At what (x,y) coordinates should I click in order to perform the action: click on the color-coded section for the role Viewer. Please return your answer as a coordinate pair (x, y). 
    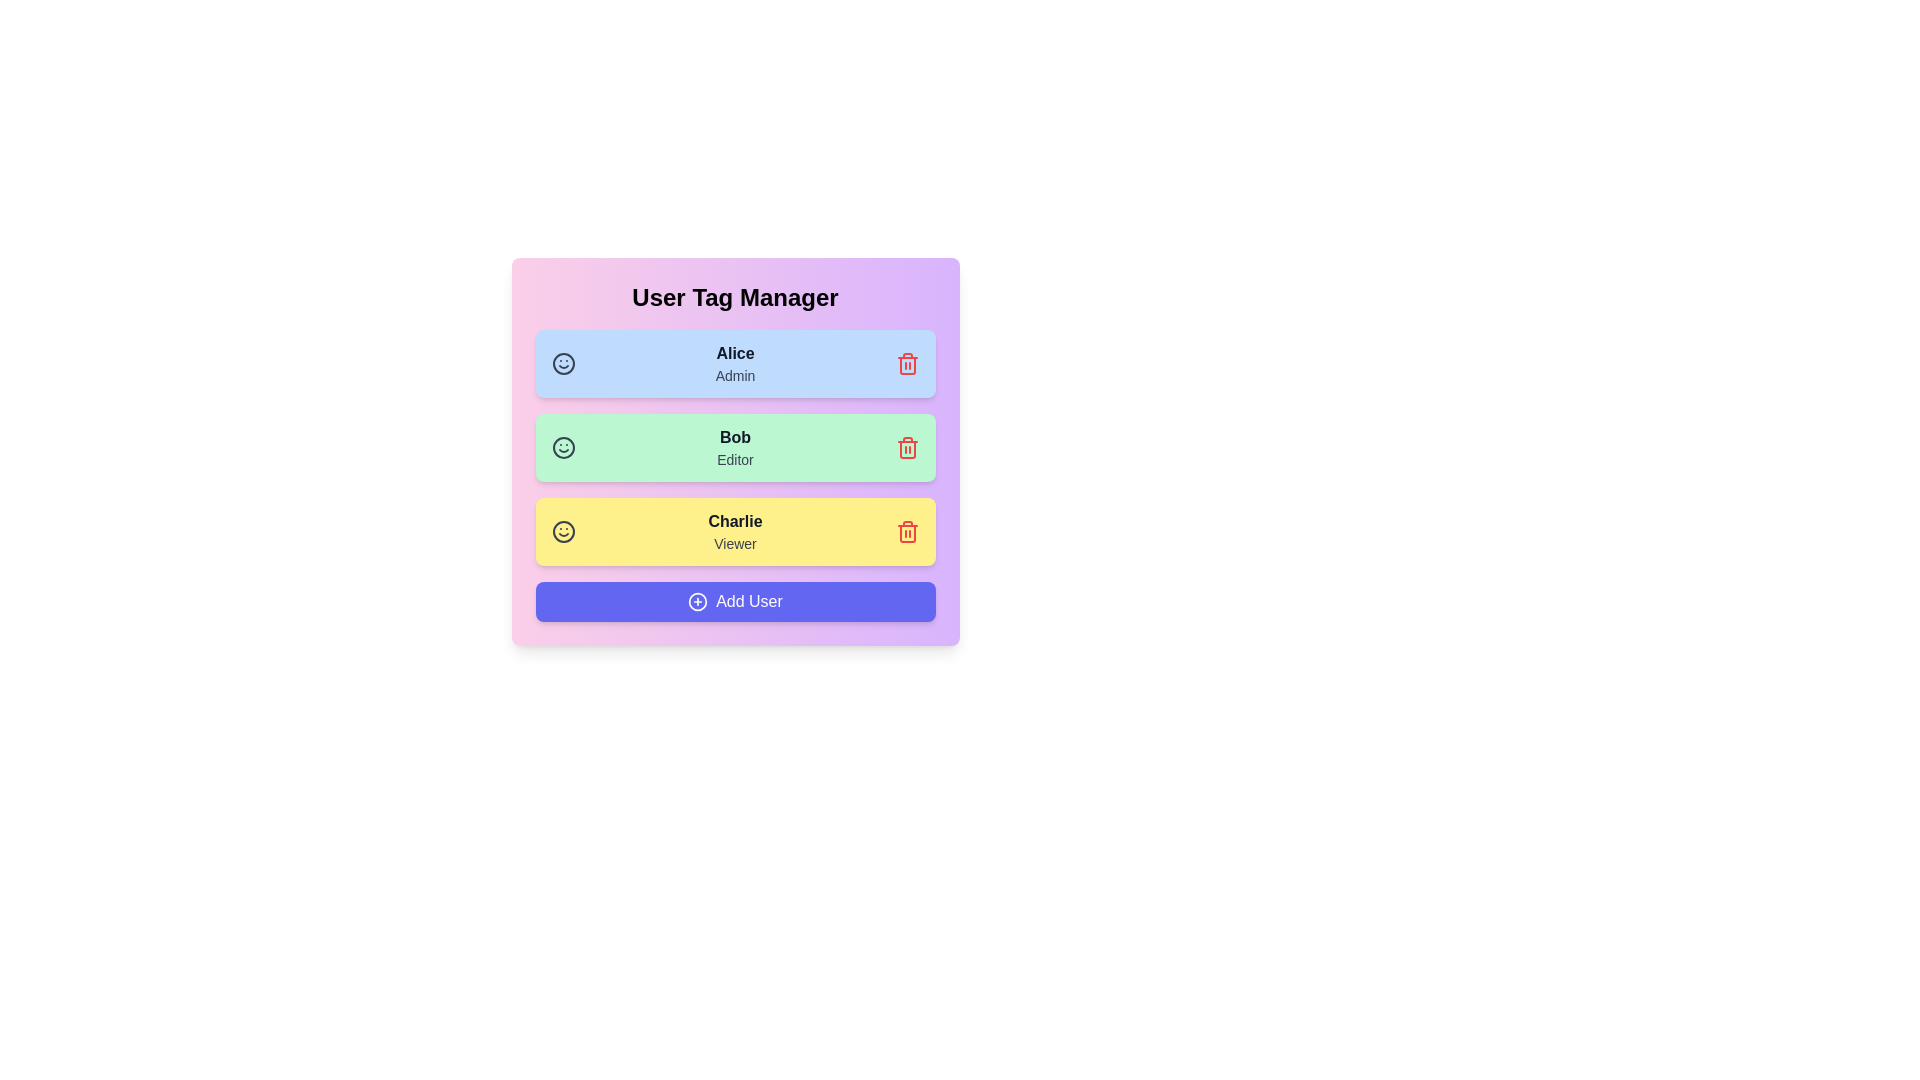
    Looking at the image, I should click on (734, 531).